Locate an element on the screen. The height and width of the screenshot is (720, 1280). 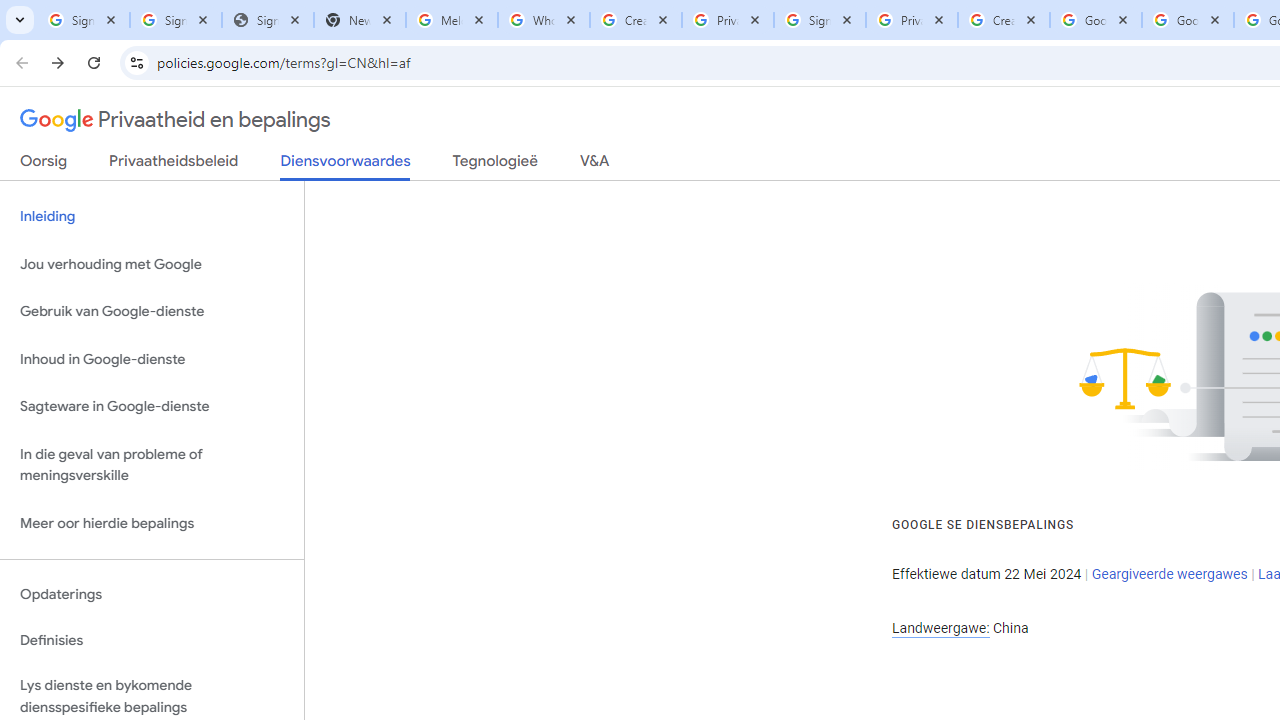
'Definisies' is located at coordinates (151, 640).